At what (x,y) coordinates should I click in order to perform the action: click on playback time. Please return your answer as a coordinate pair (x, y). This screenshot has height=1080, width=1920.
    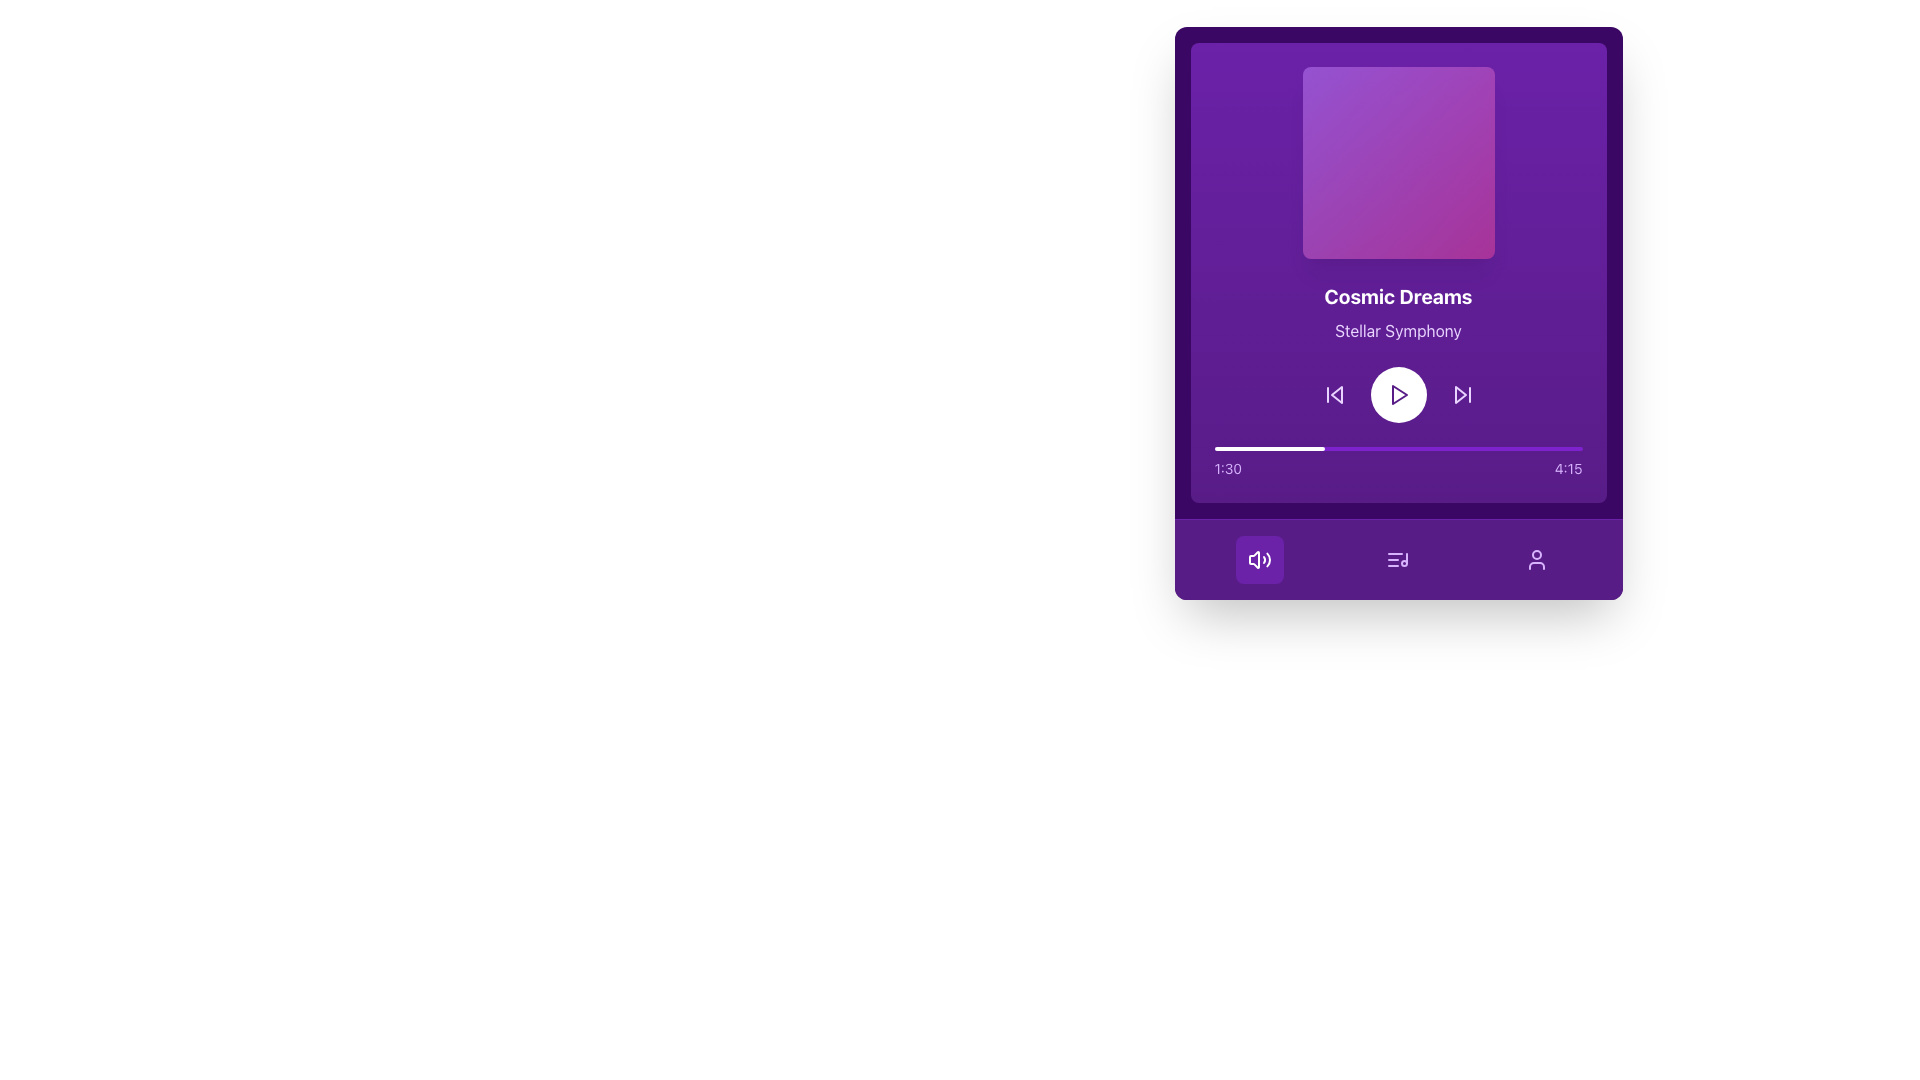
    Looking at the image, I should click on (1548, 447).